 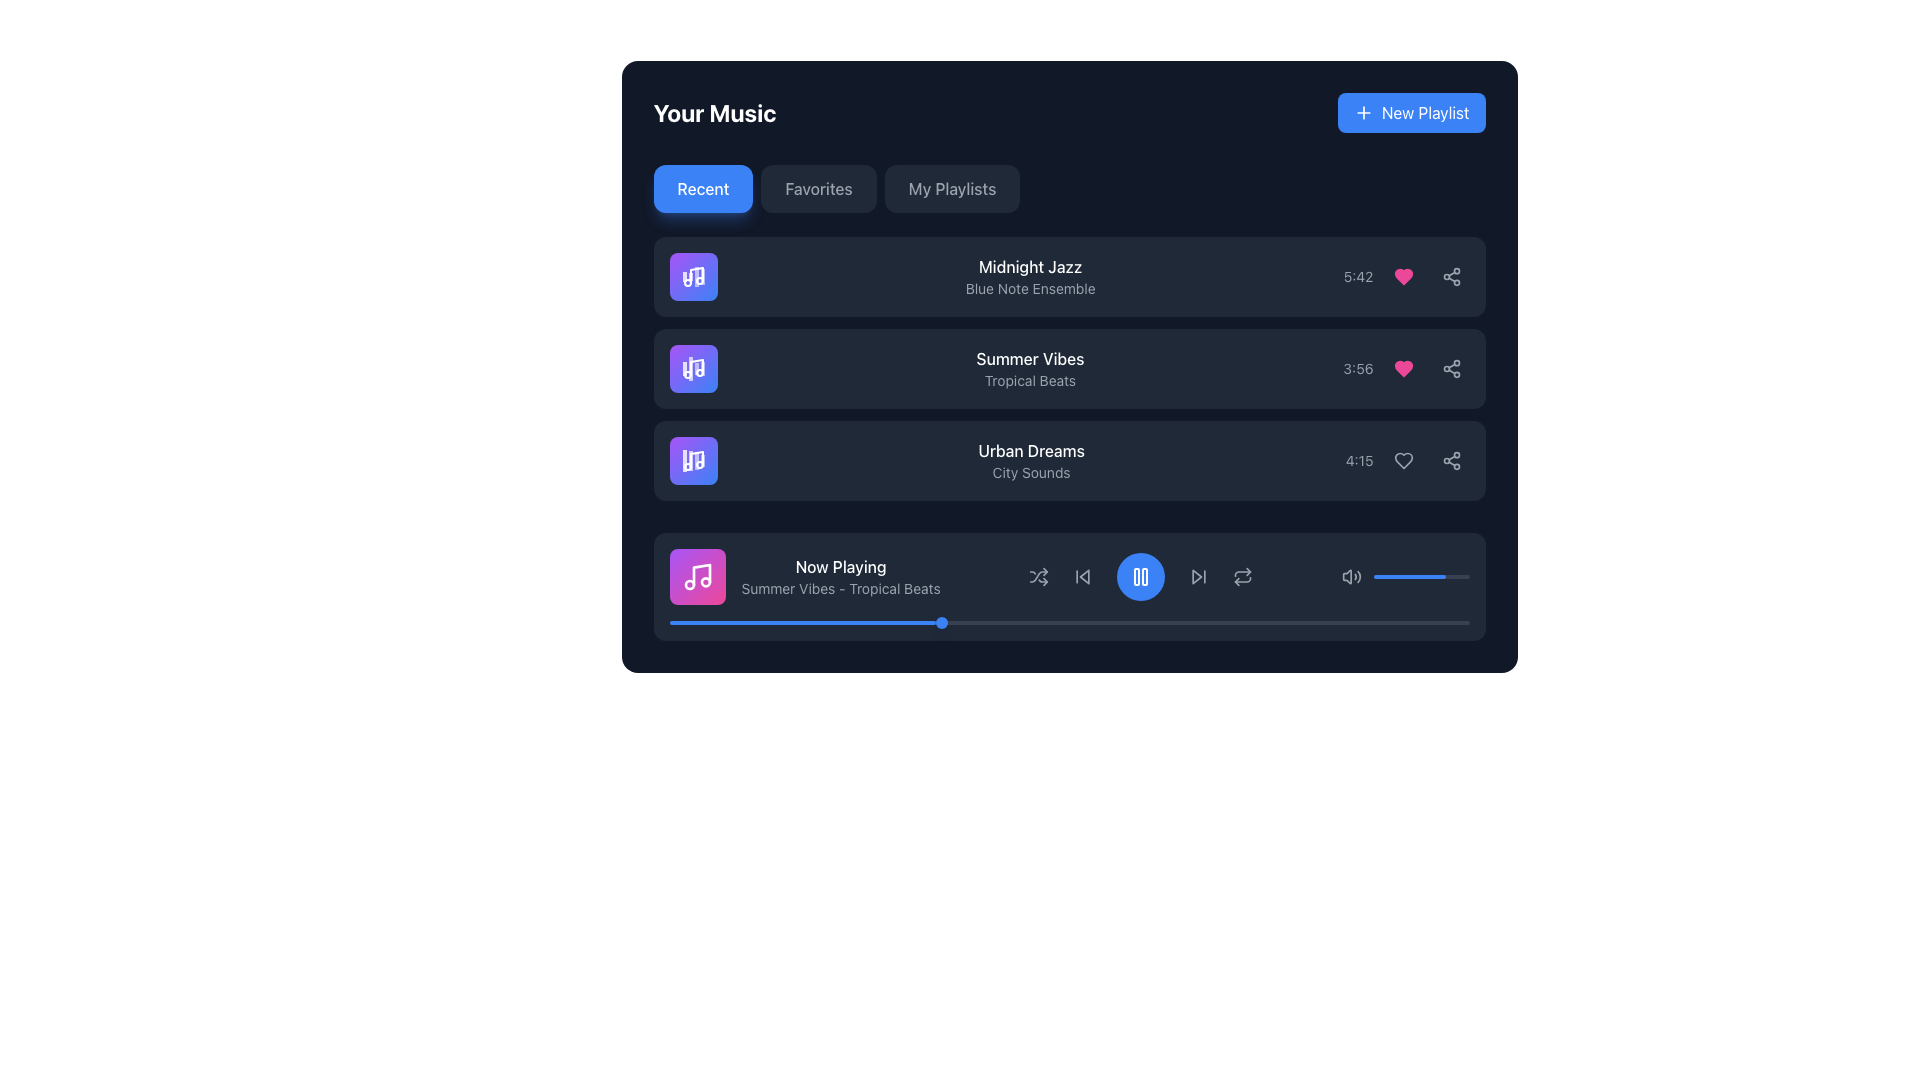 I want to click on the forward-skip arrow button located as the fourth interactive control element from the left in the dark-themed media control area to skip forward, so click(x=1199, y=577).